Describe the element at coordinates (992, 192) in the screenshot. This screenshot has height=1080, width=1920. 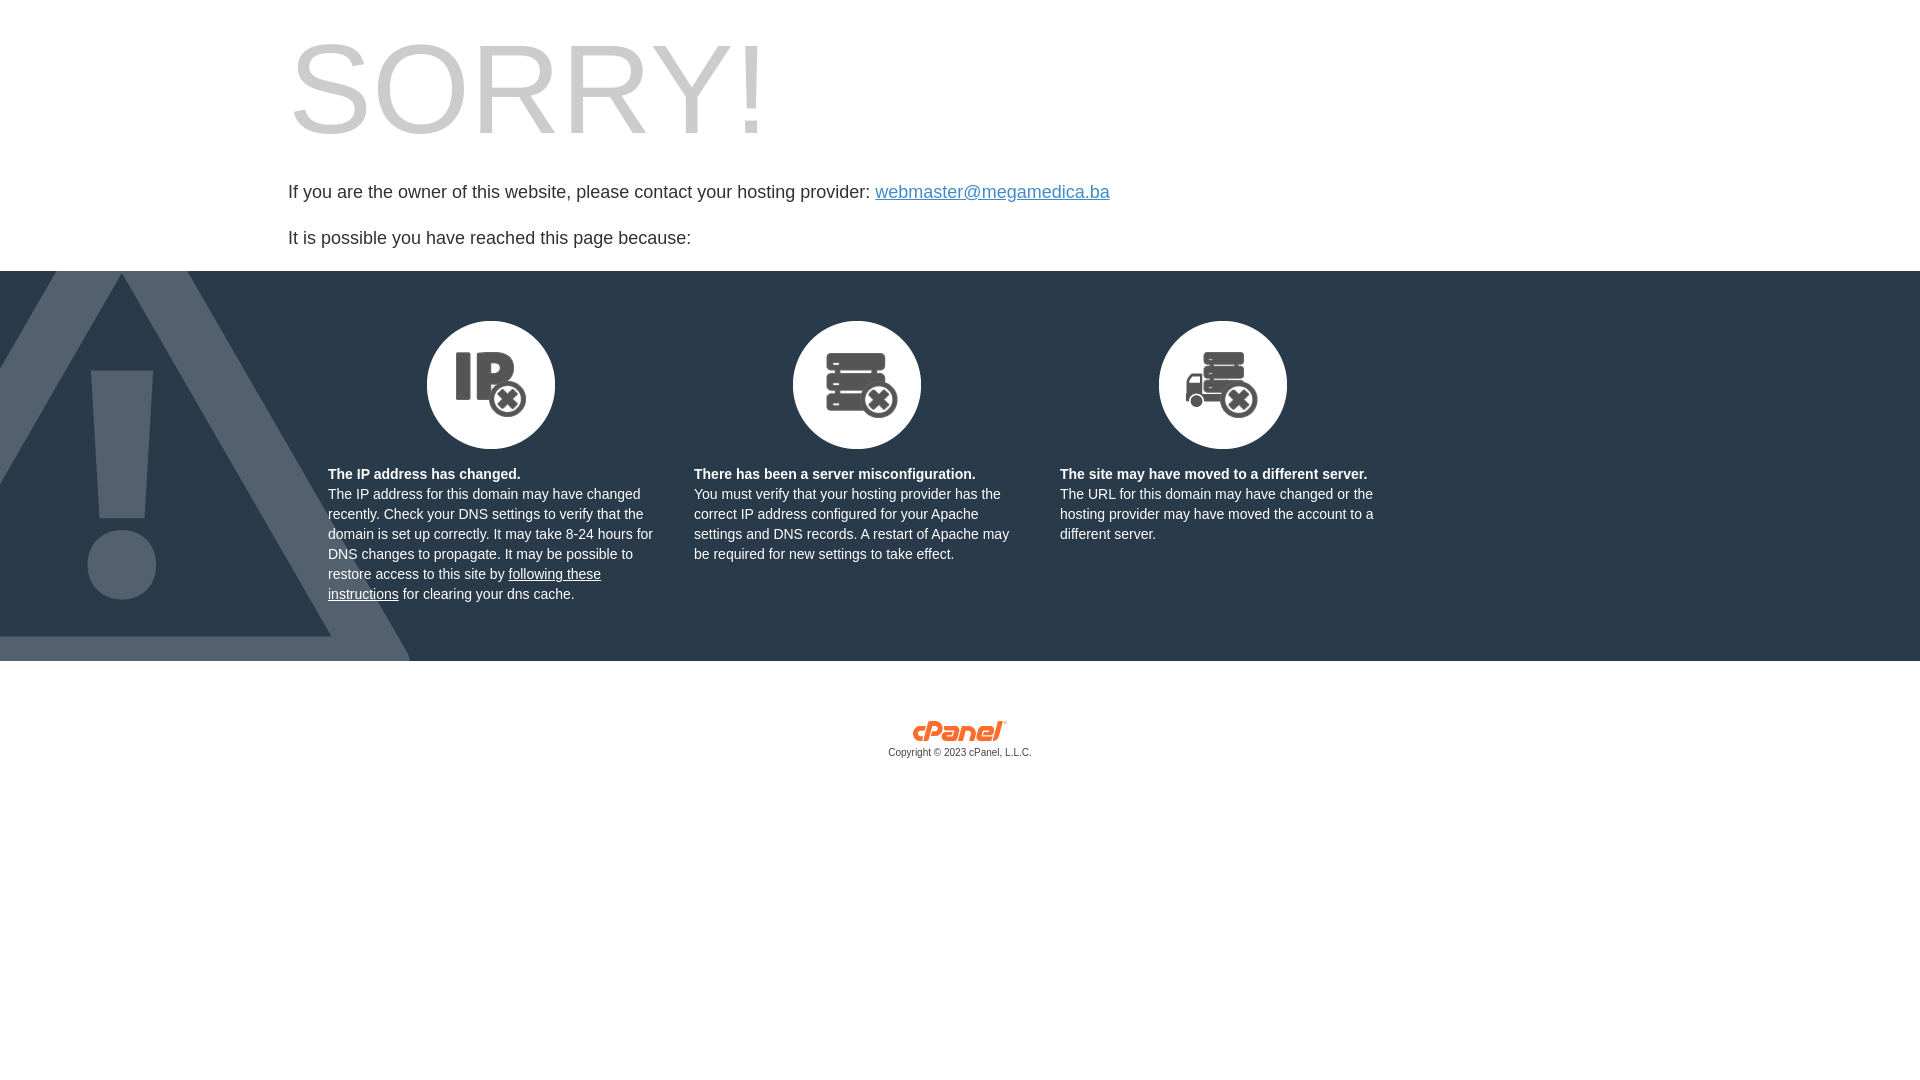
I see `'webmaster@megamedica.ba'` at that location.